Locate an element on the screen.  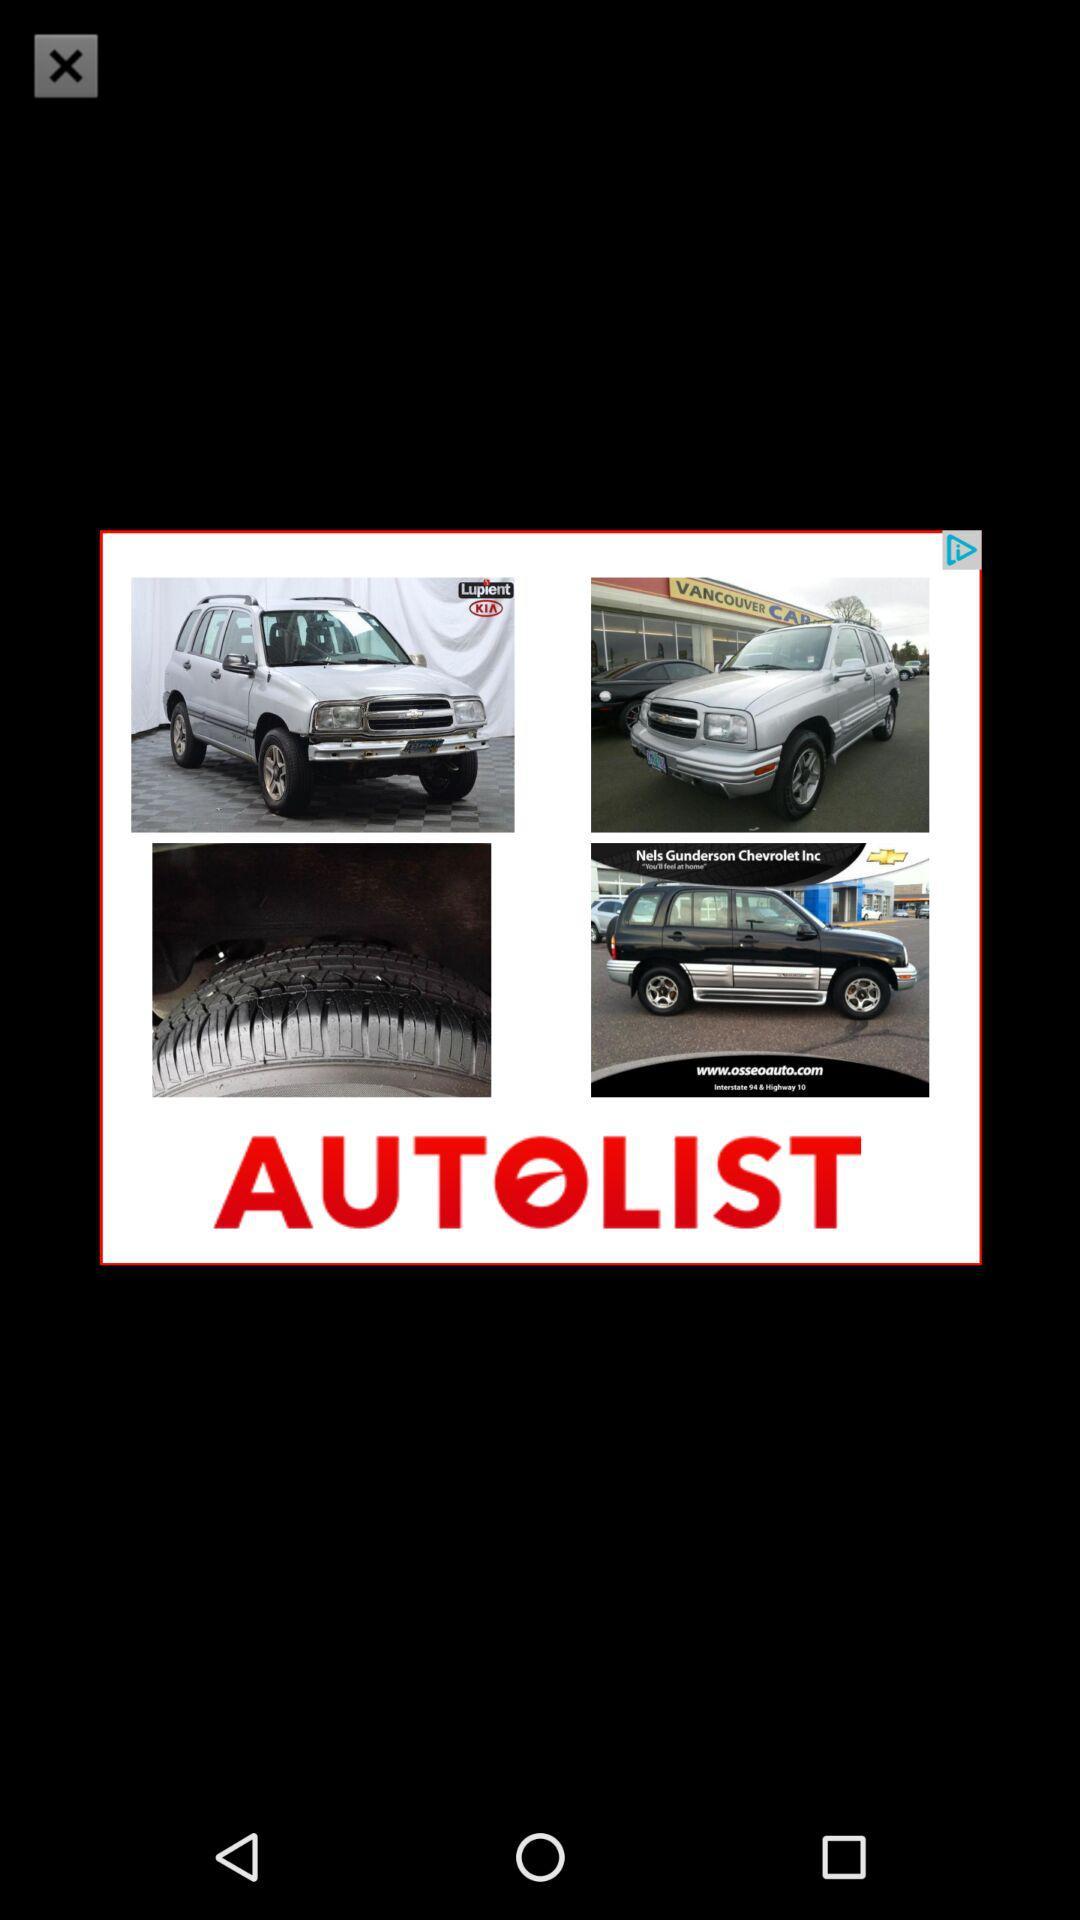
the close icon is located at coordinates (64, 70).